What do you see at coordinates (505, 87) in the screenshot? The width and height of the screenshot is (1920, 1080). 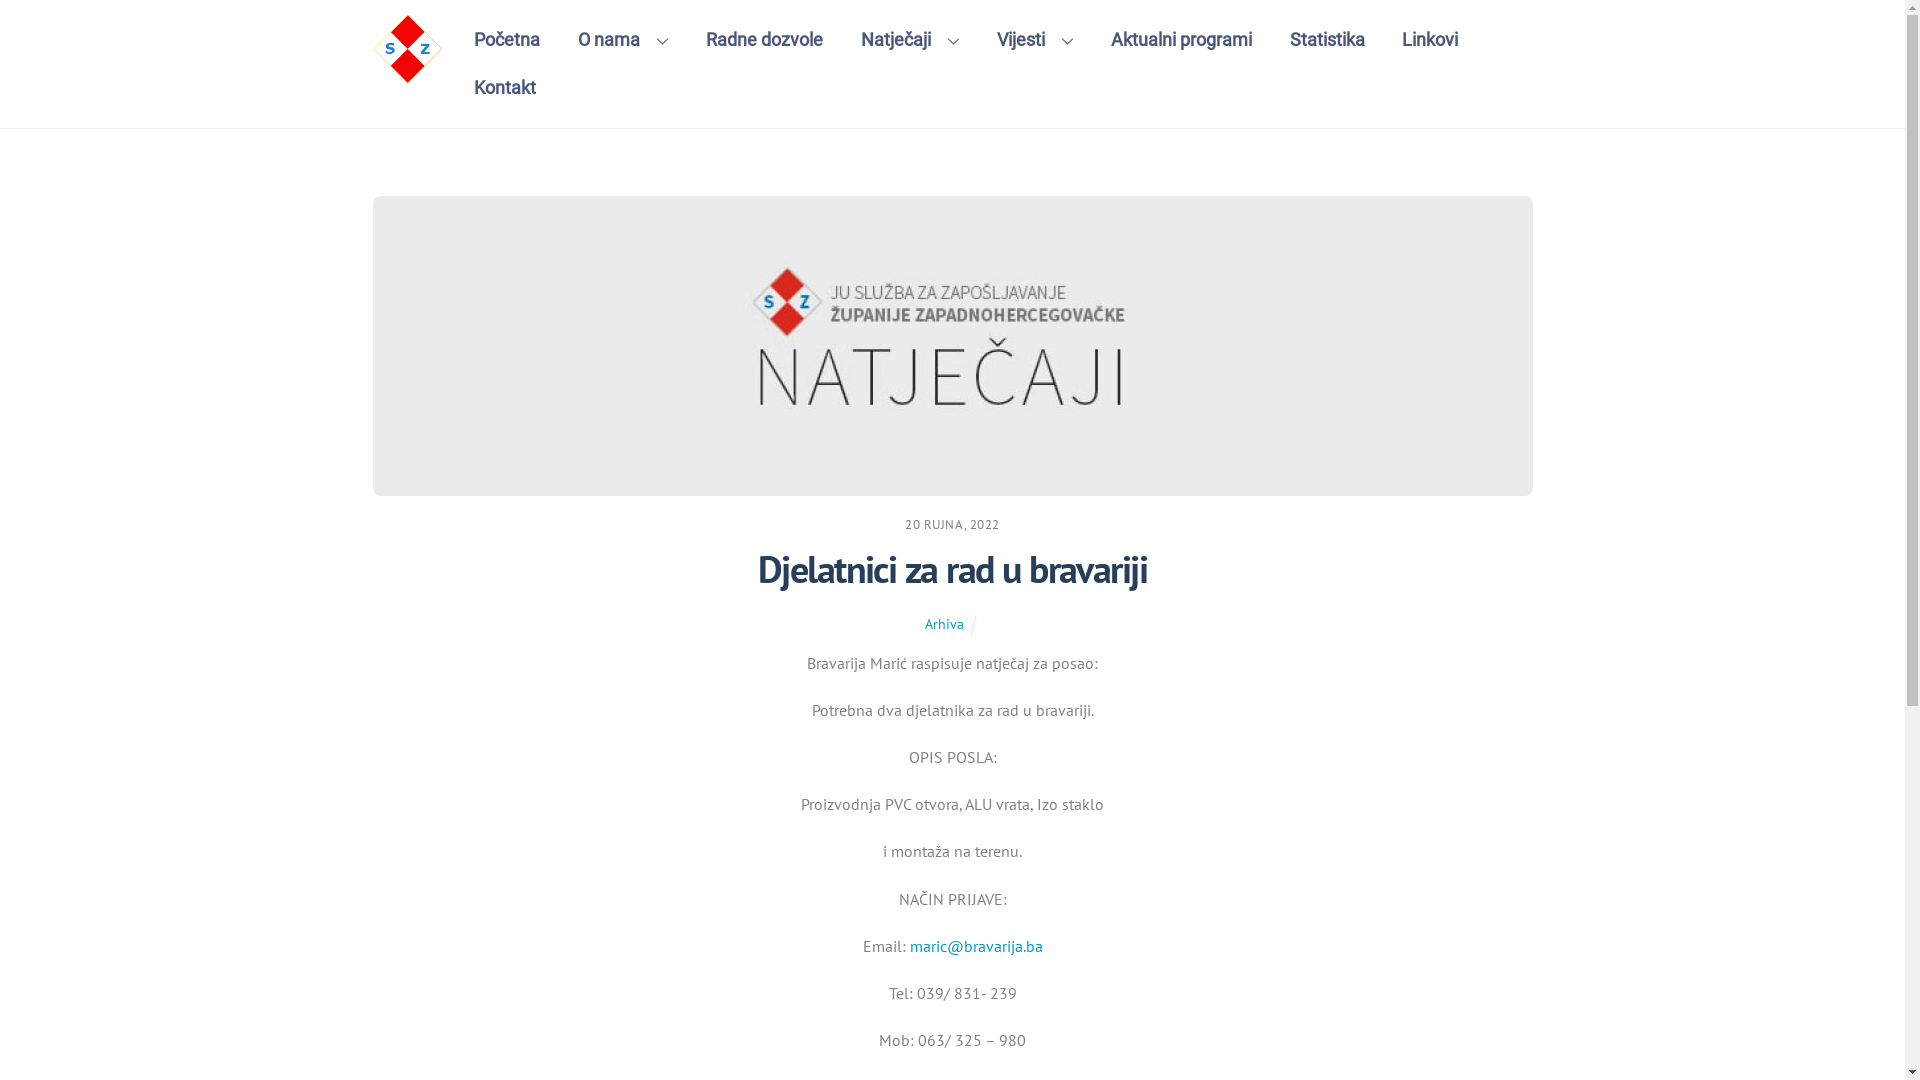 I see `'Kontakt'` at bounding box center [505, 87].